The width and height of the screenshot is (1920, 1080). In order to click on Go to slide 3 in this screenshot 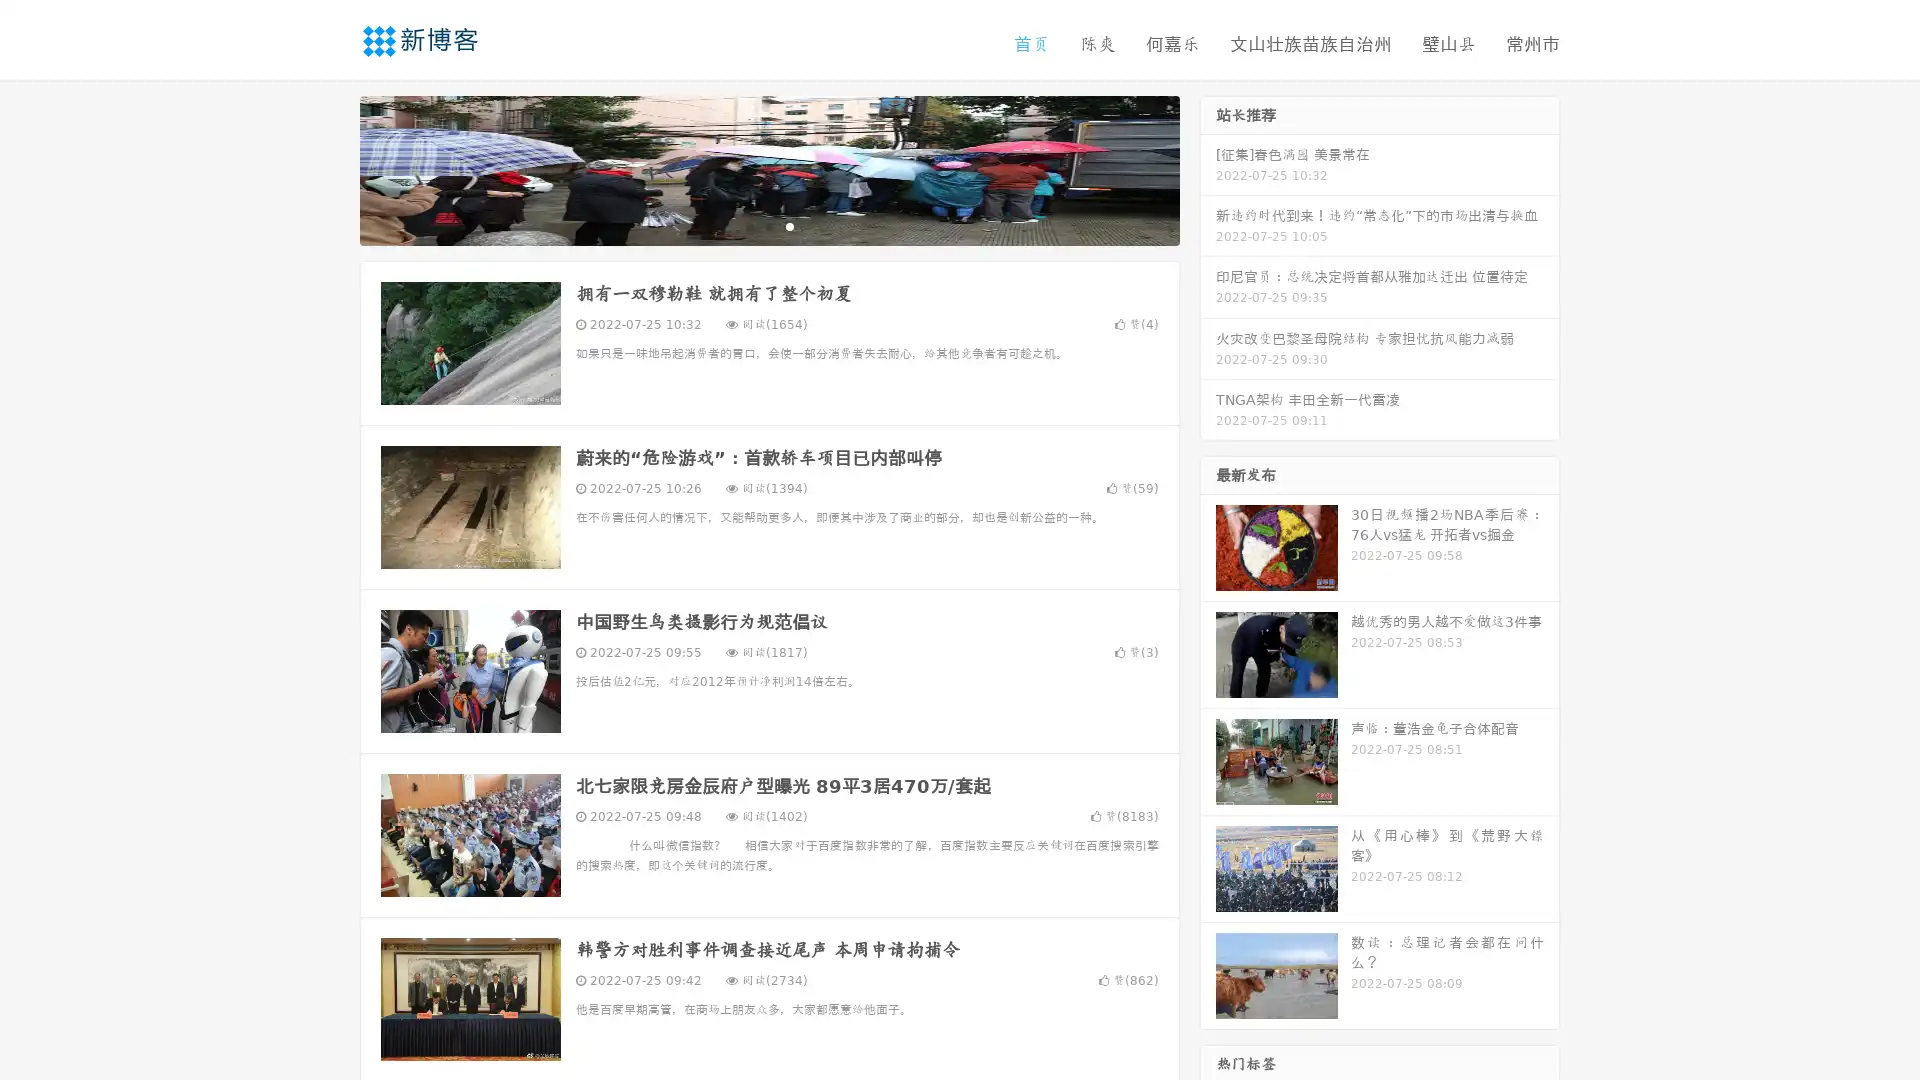, I will do `click(789, 225)`.